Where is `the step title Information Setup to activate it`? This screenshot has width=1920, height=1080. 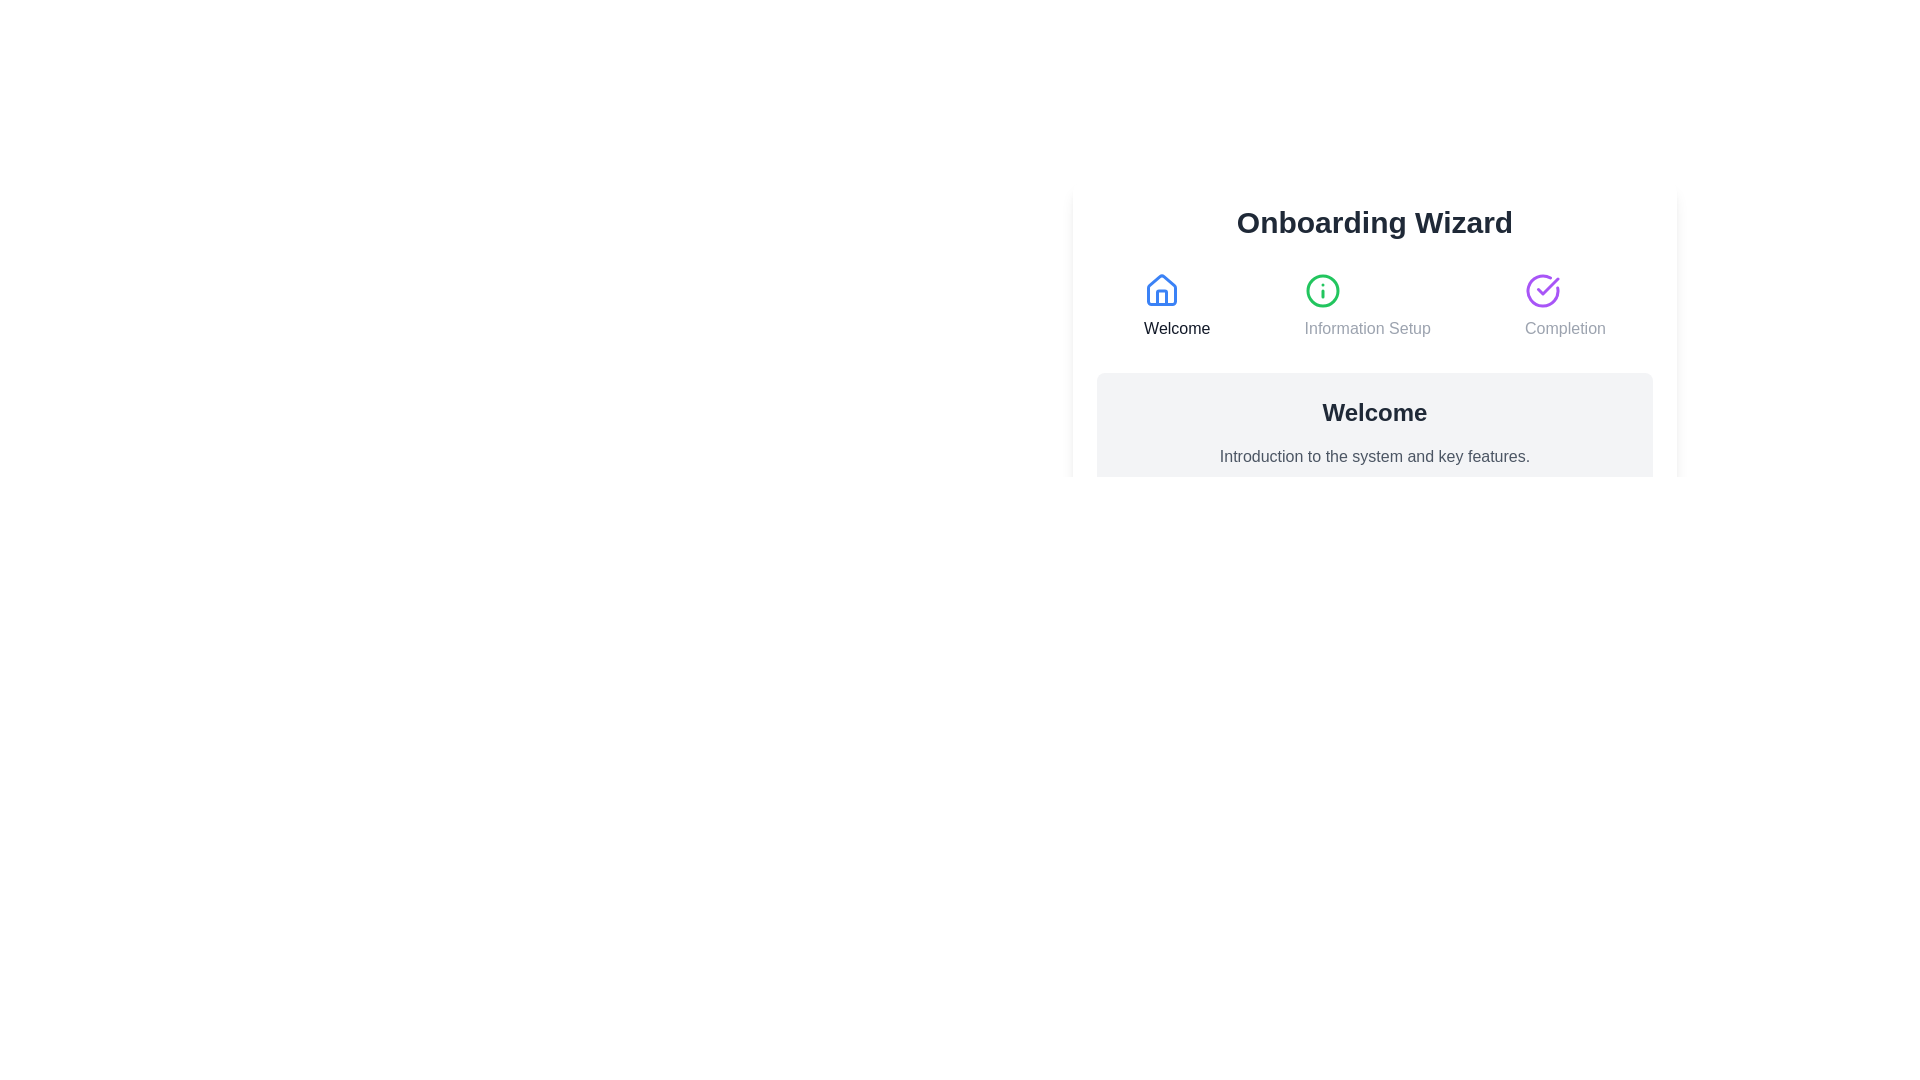 the step title Information Setup to activate it is located at coordinates (1366, 307).